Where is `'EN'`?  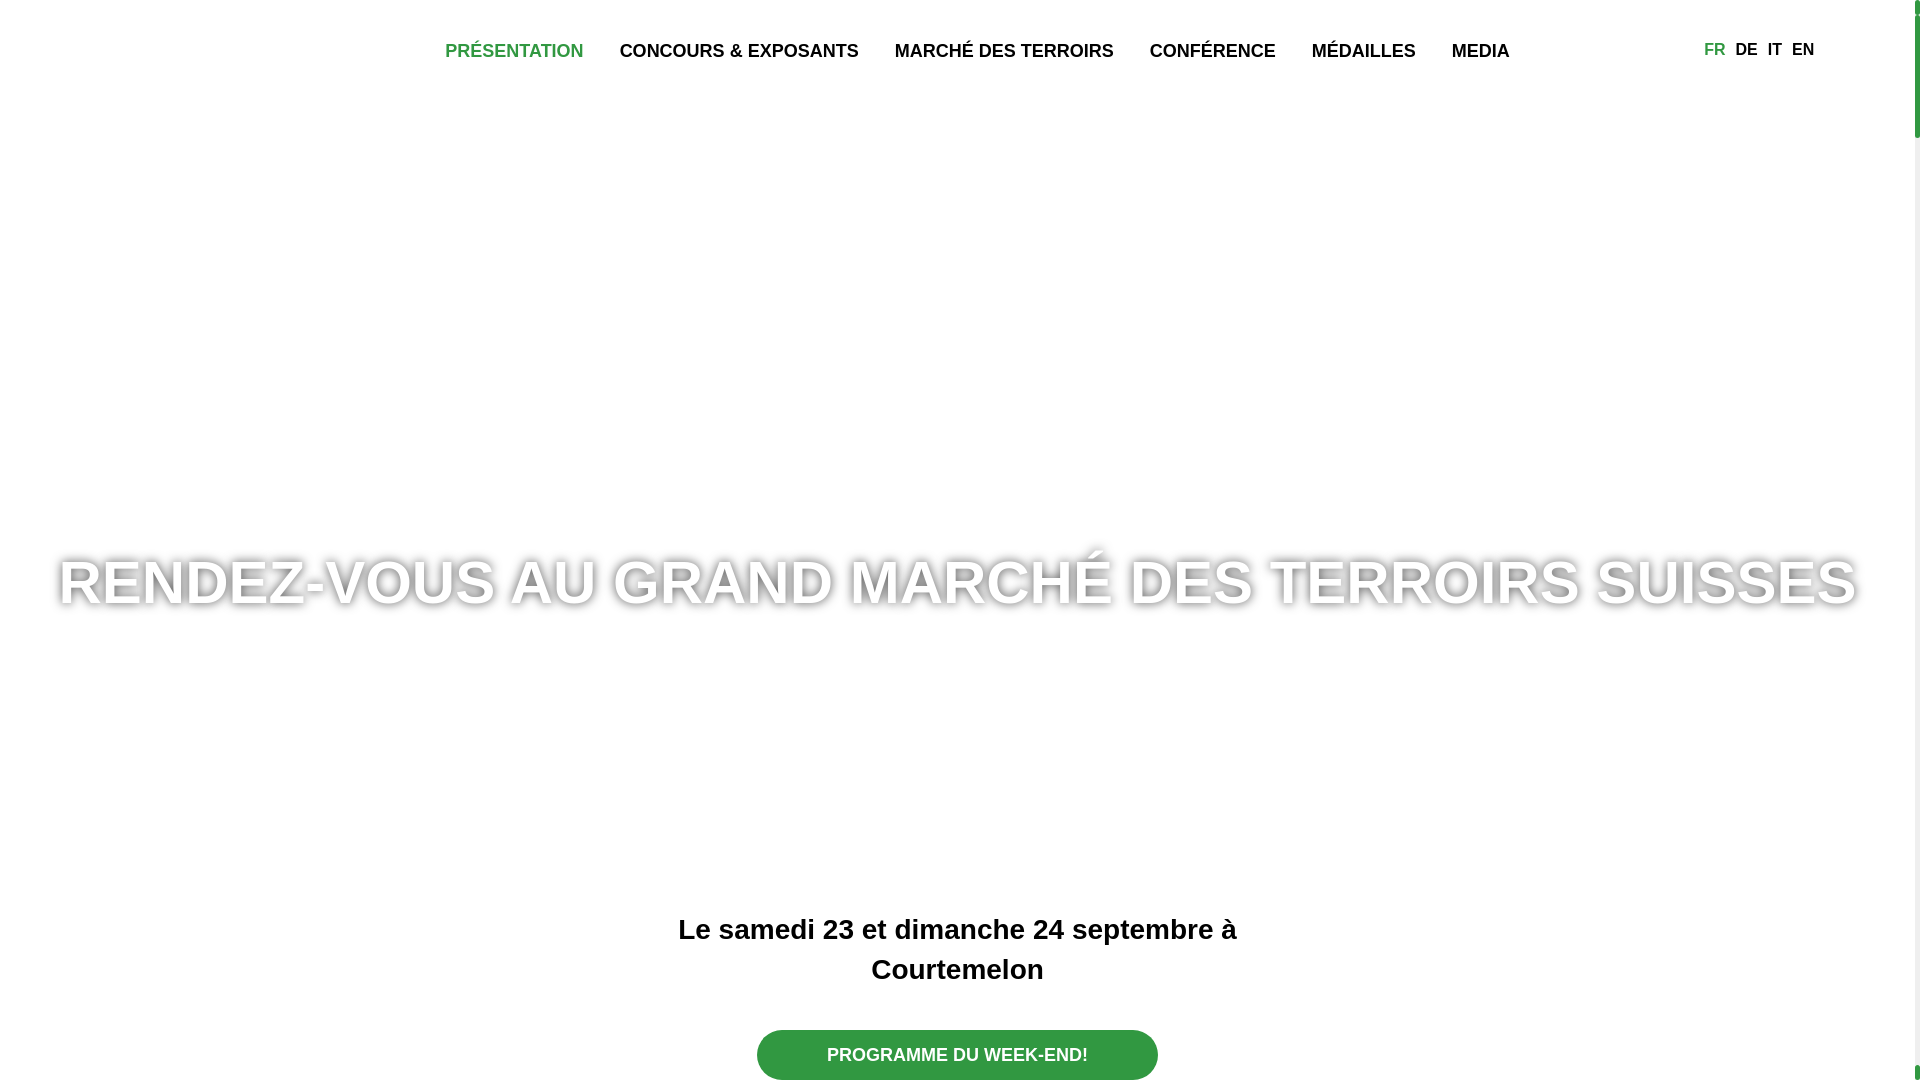 'EN' is located at coordinates (1786, 49).